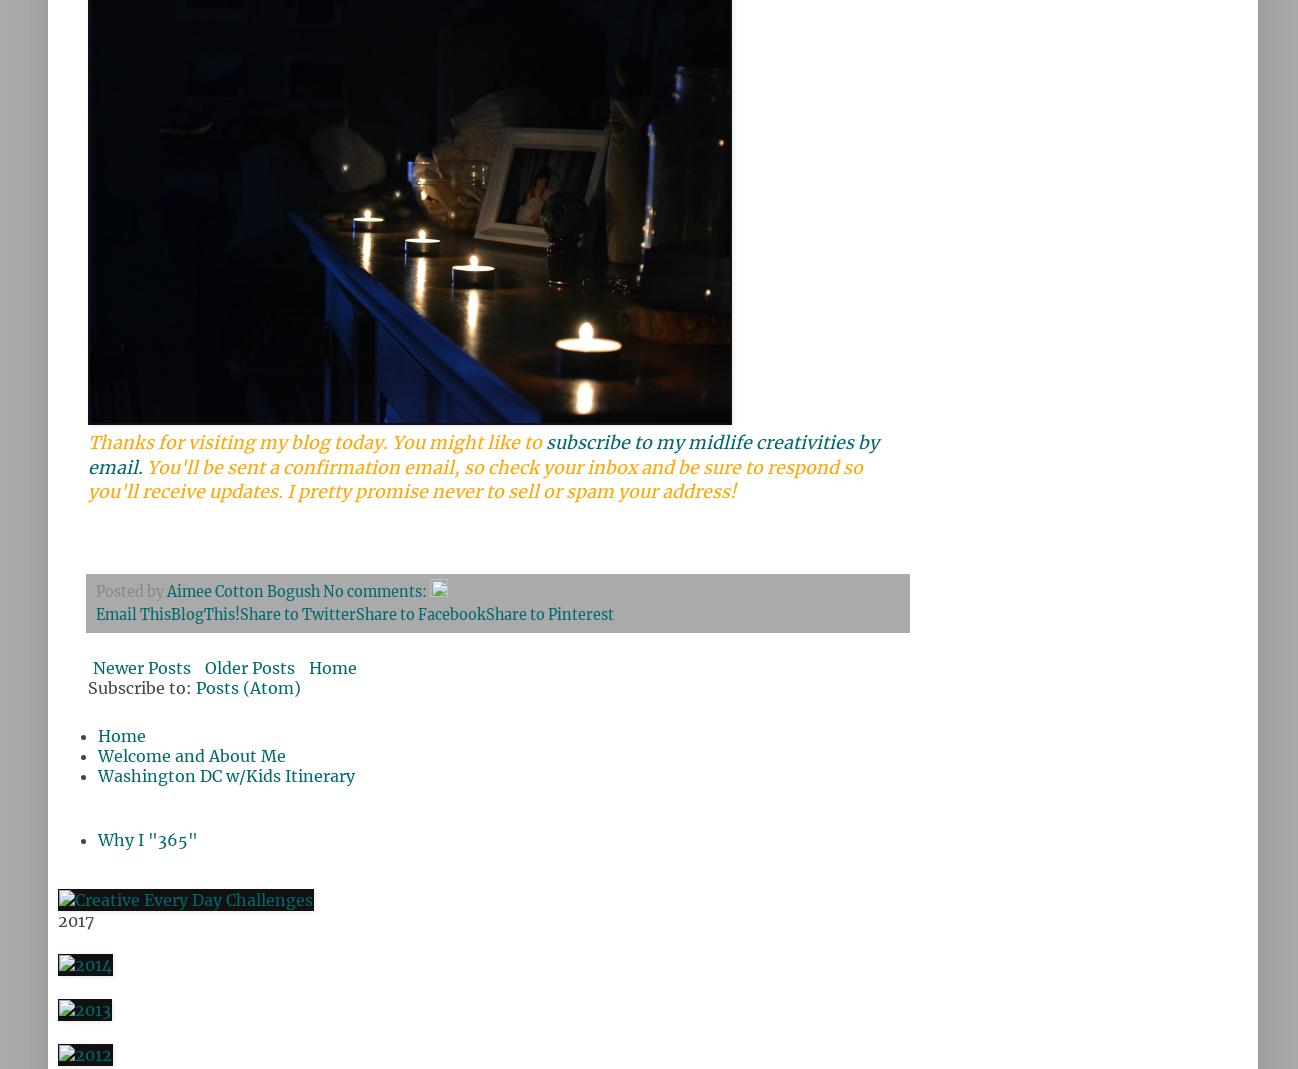  I want to click on 'Thanks for visiting my blog today.  You might like to', so click(315, 441).